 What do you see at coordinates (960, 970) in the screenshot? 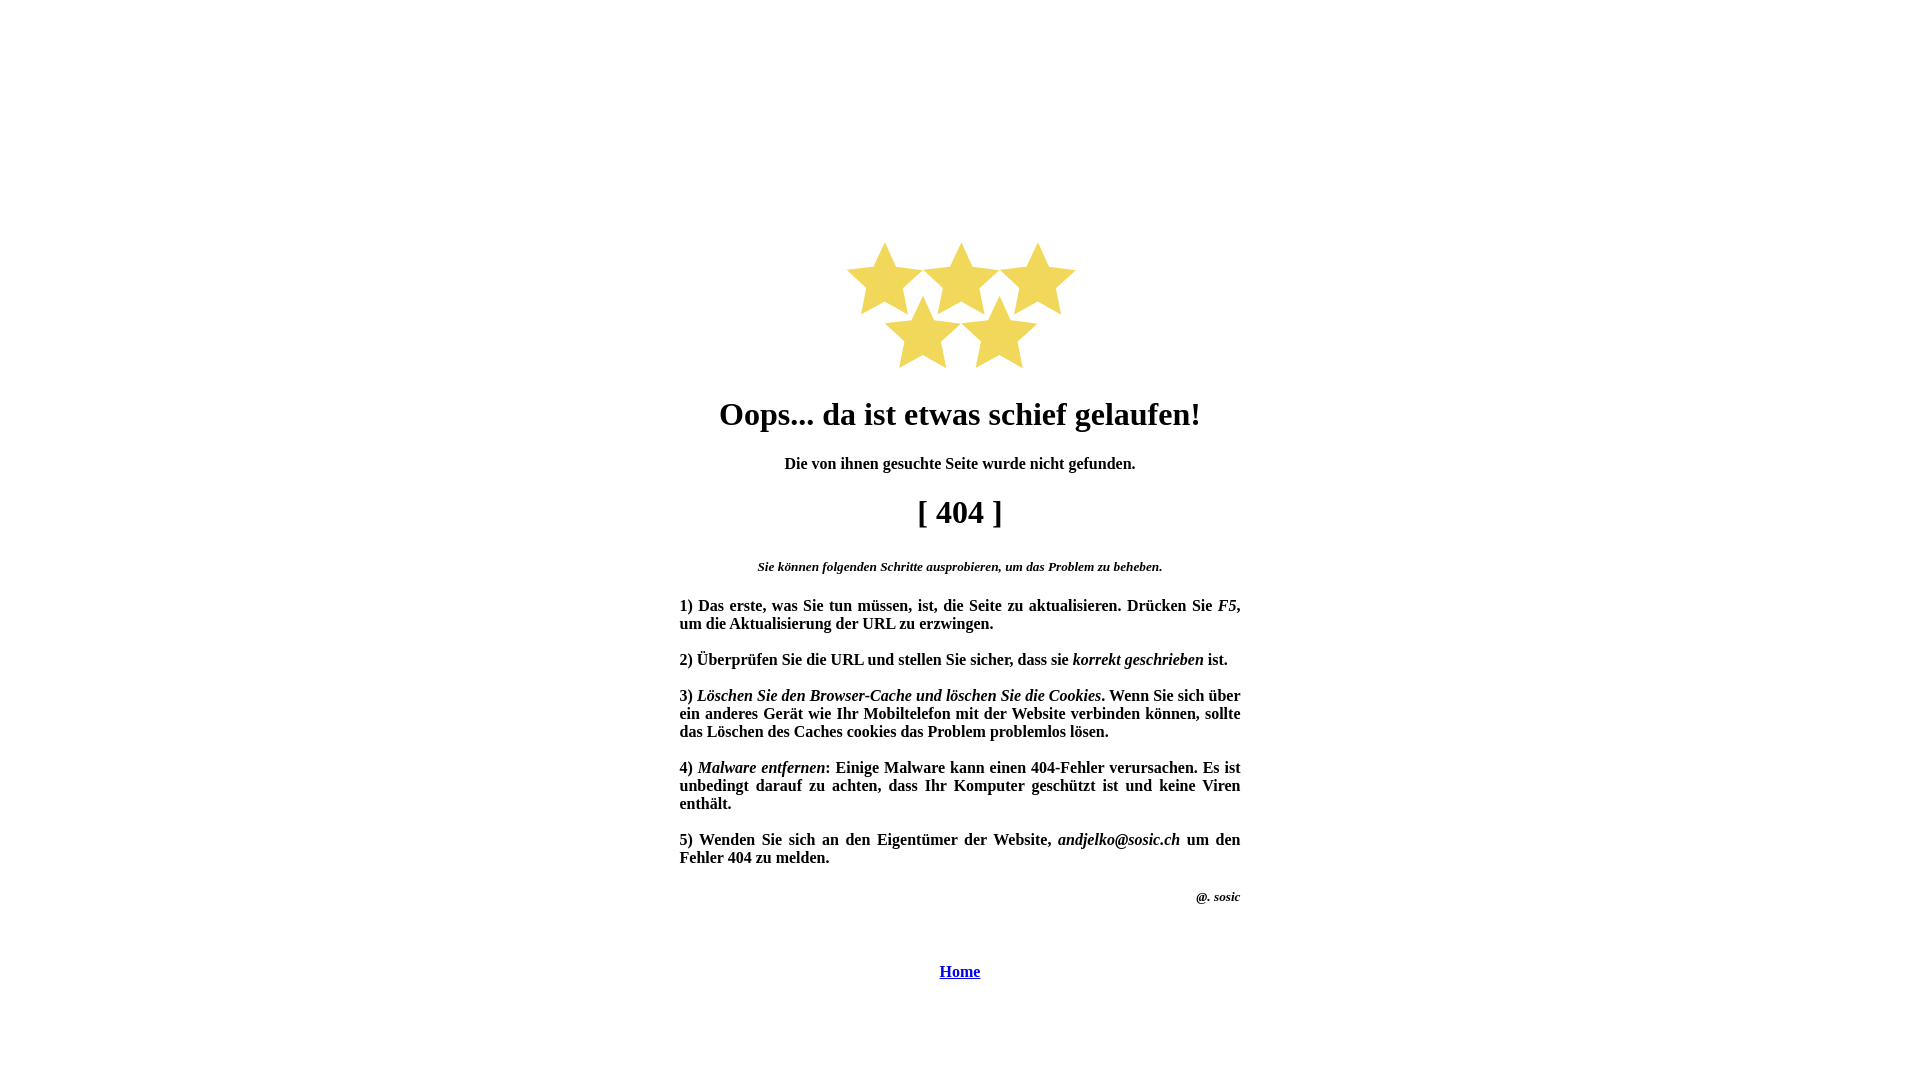
I see `'Home'` at bounding box center [960, 970].